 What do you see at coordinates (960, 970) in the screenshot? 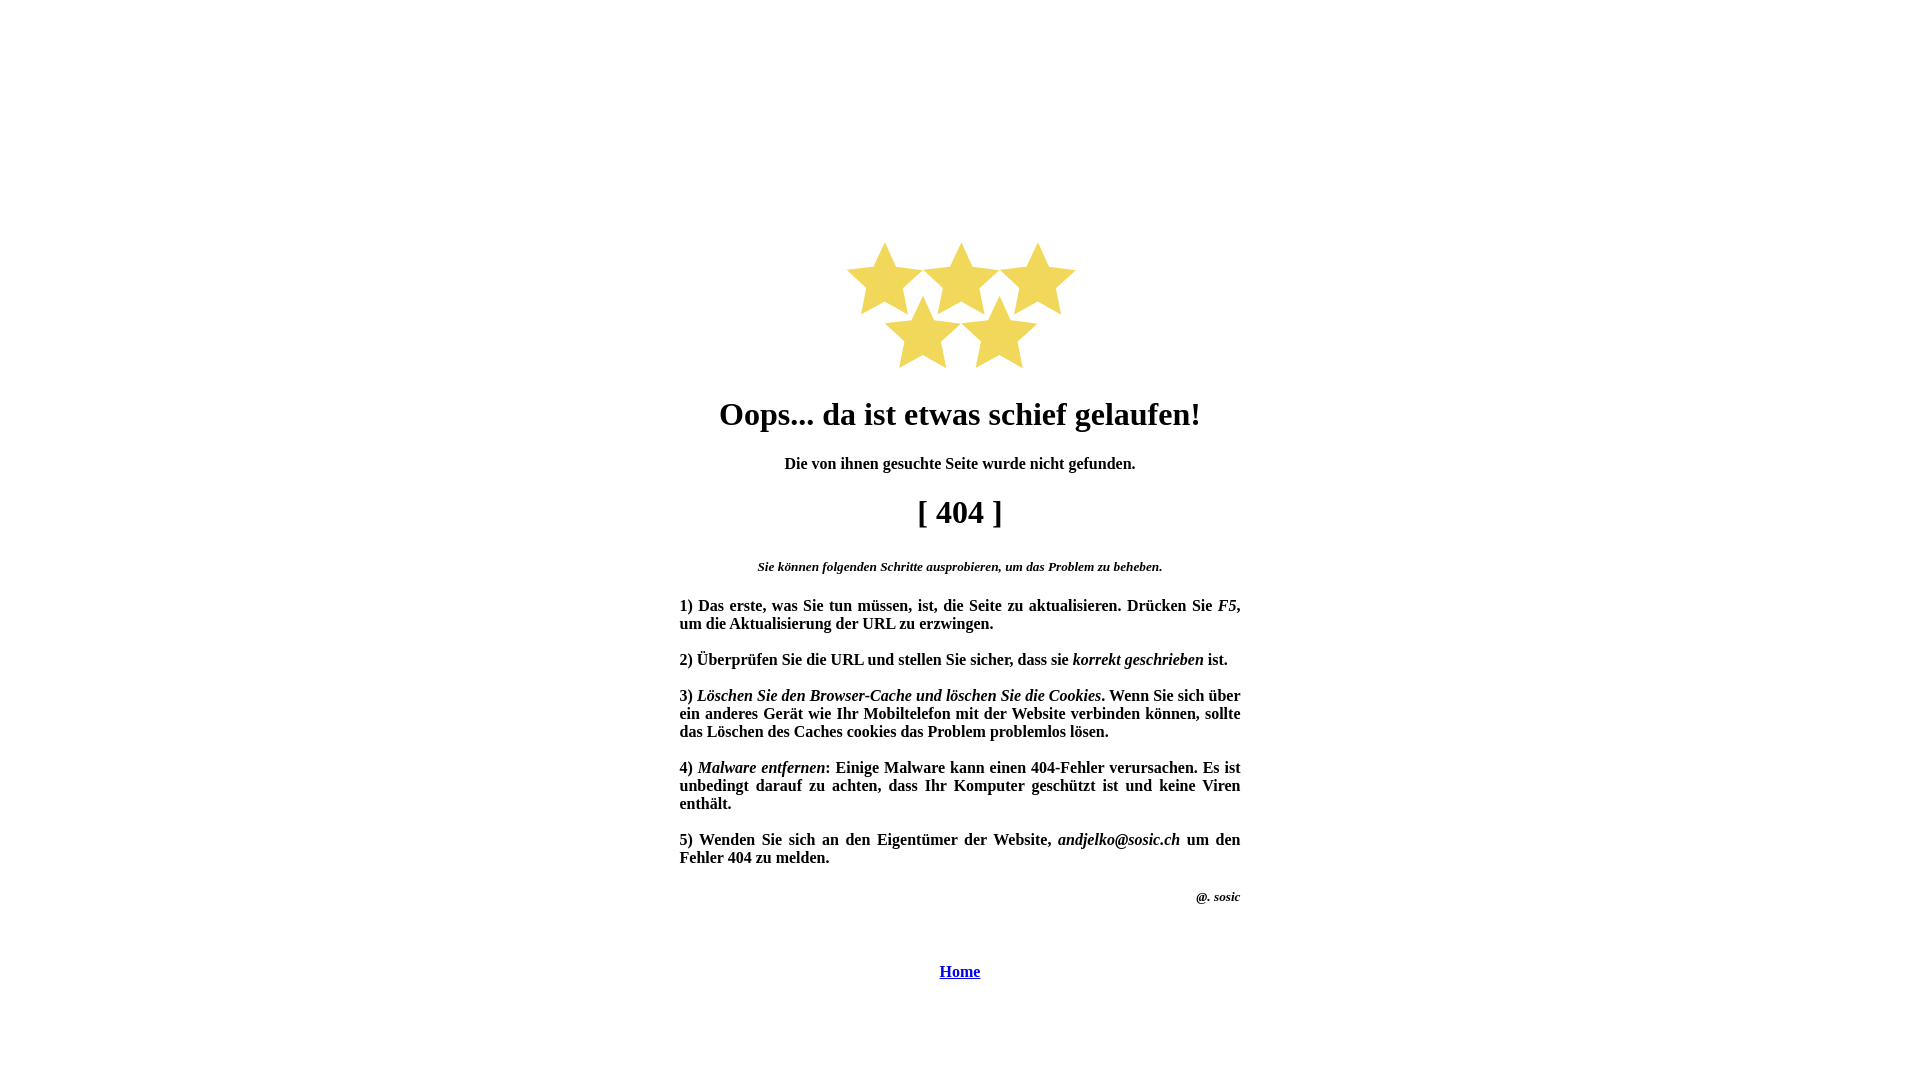
I see `'Home'` at bounding box center [960, 970].